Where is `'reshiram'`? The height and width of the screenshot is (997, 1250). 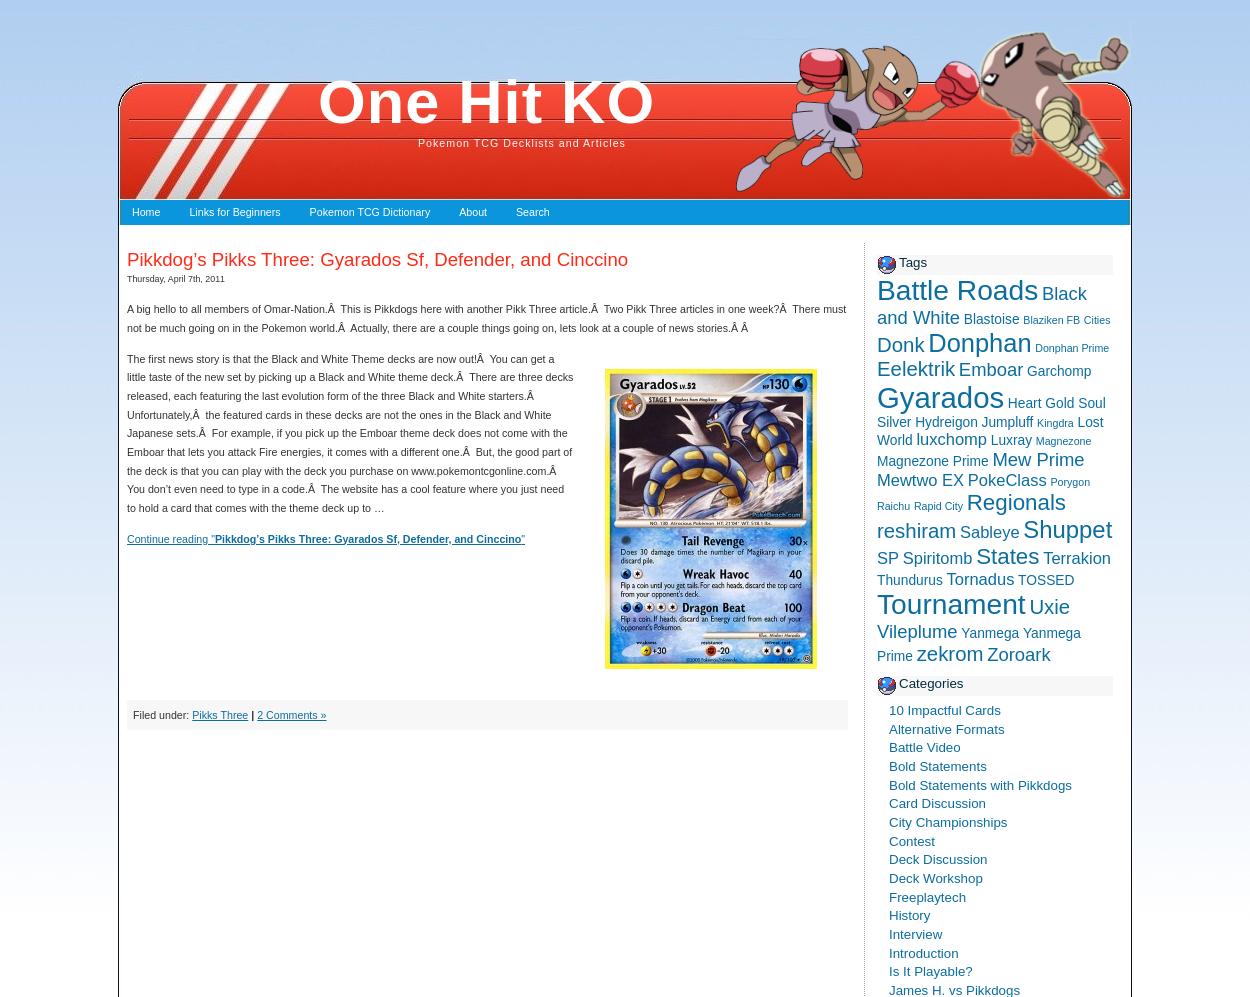
'reshiram' is located at coordinates (916, 530).